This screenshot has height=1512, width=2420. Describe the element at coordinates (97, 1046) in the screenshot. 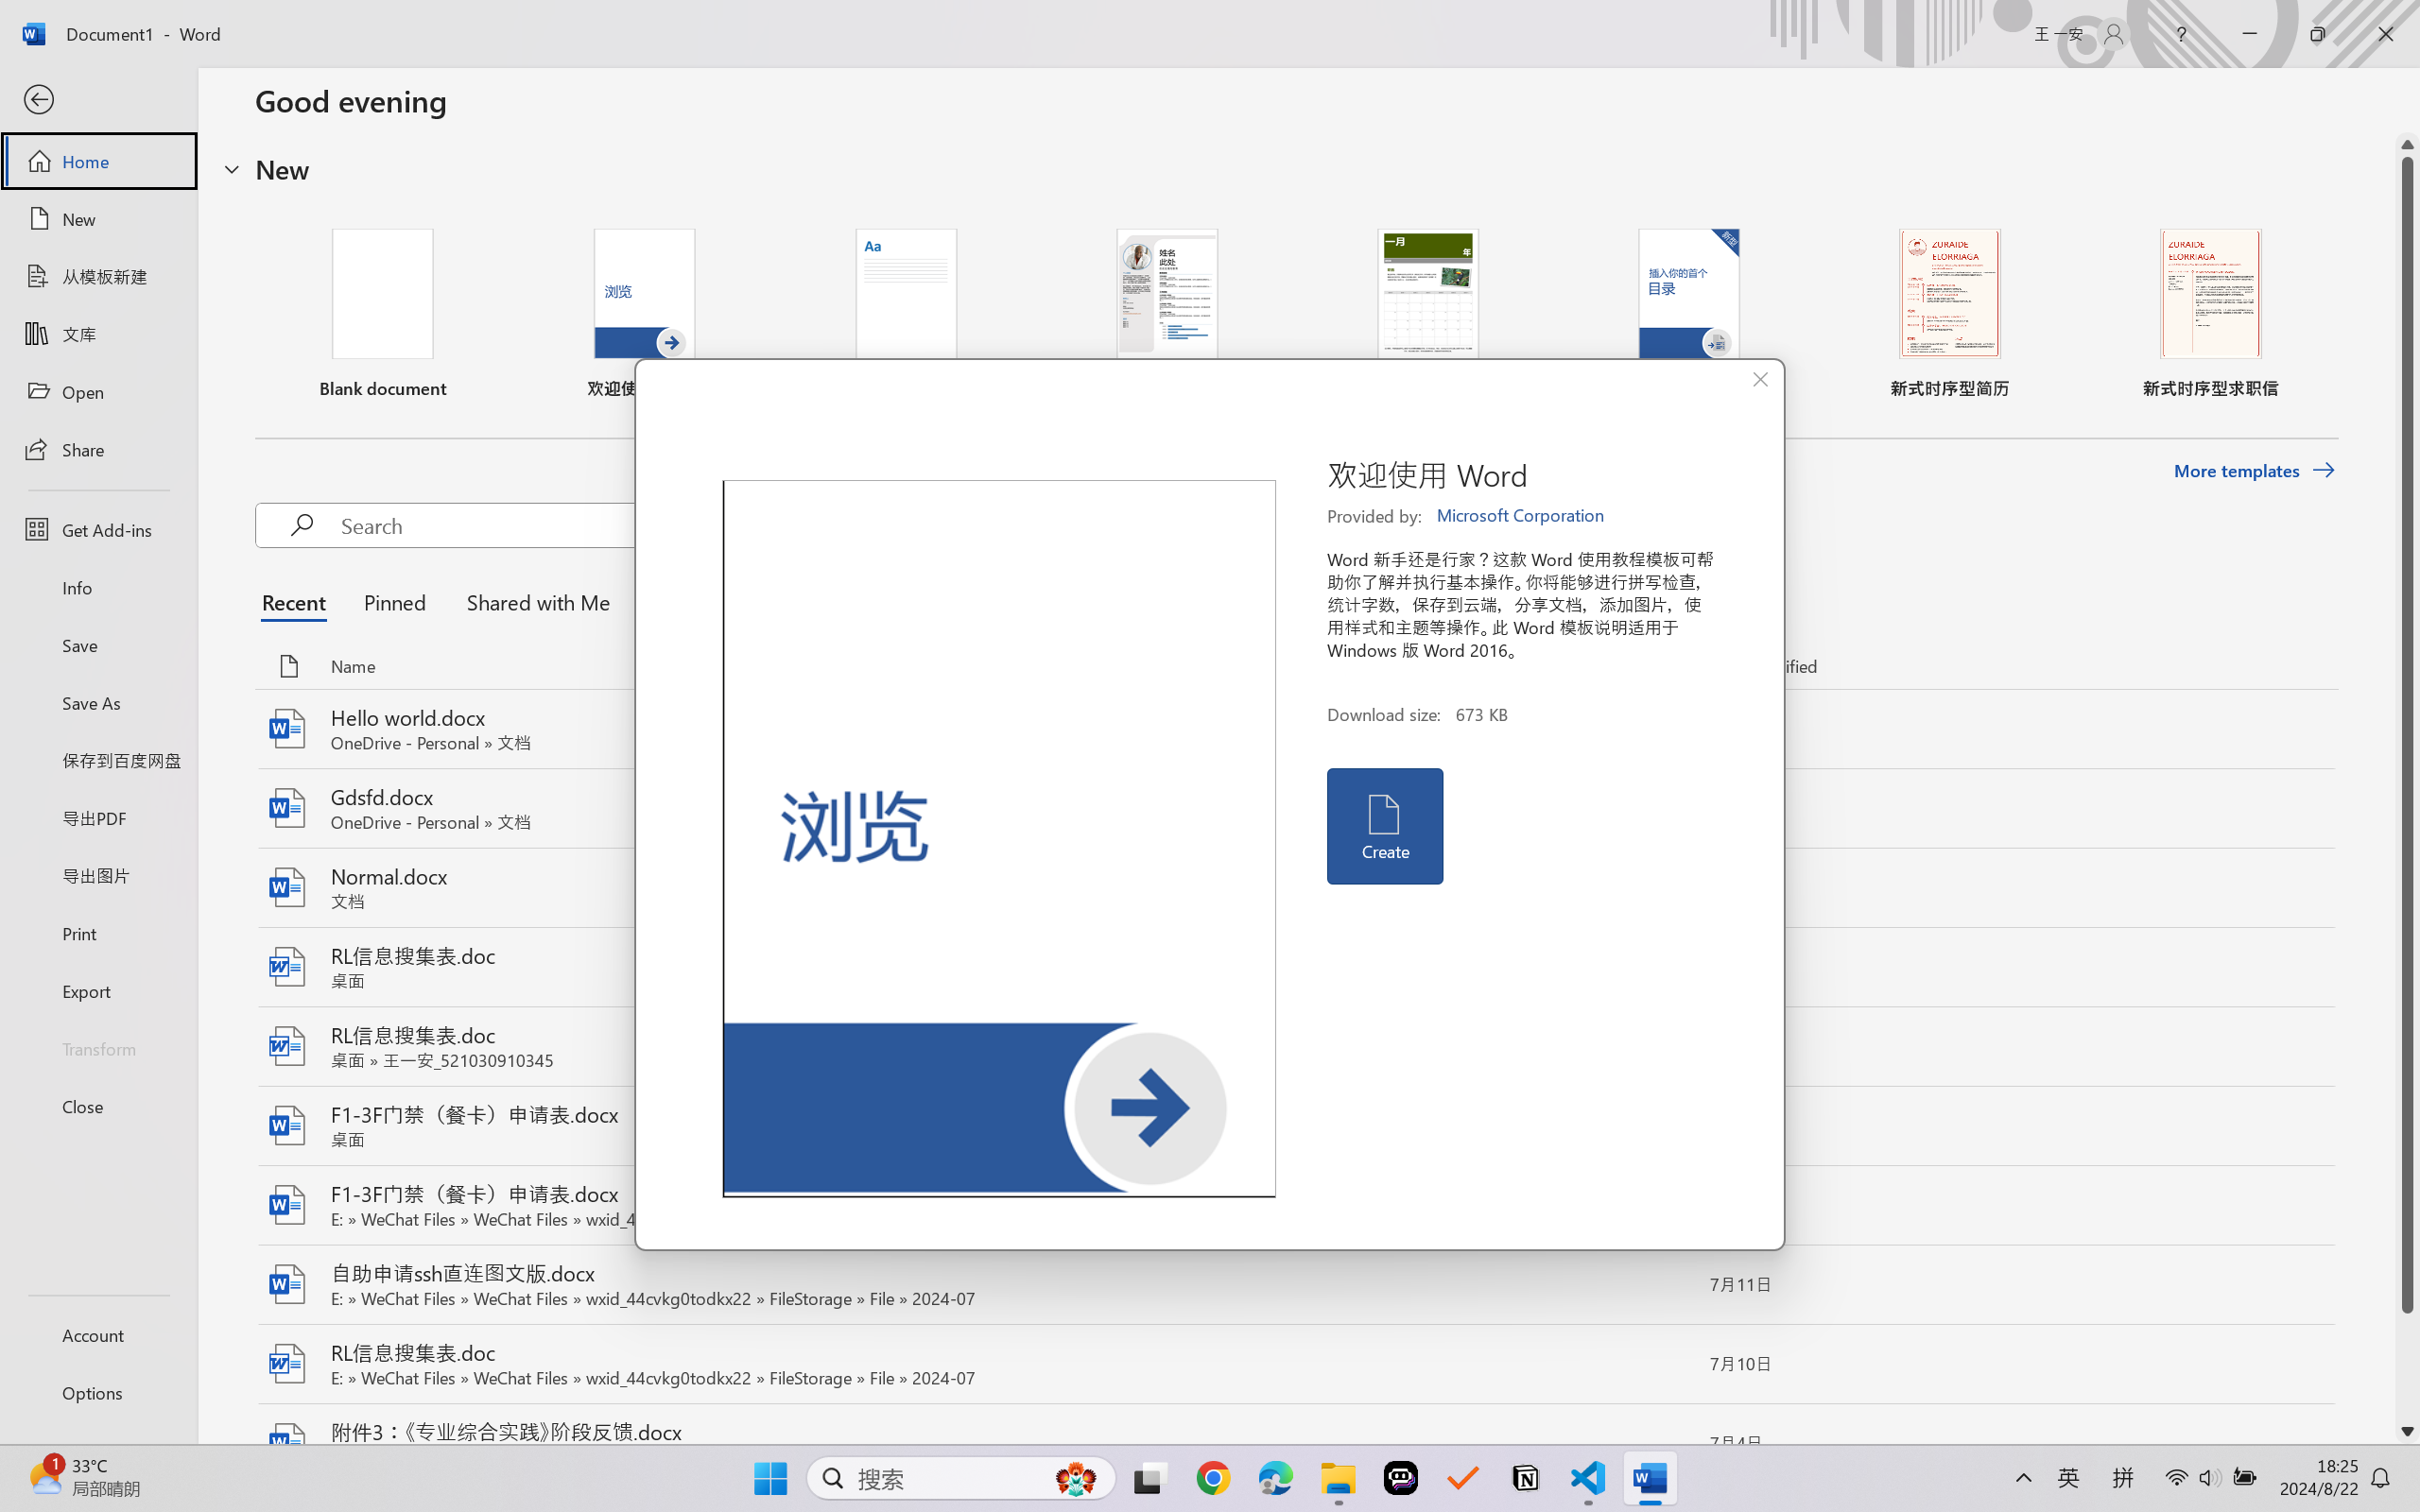

I see `'Transform'` at that location.